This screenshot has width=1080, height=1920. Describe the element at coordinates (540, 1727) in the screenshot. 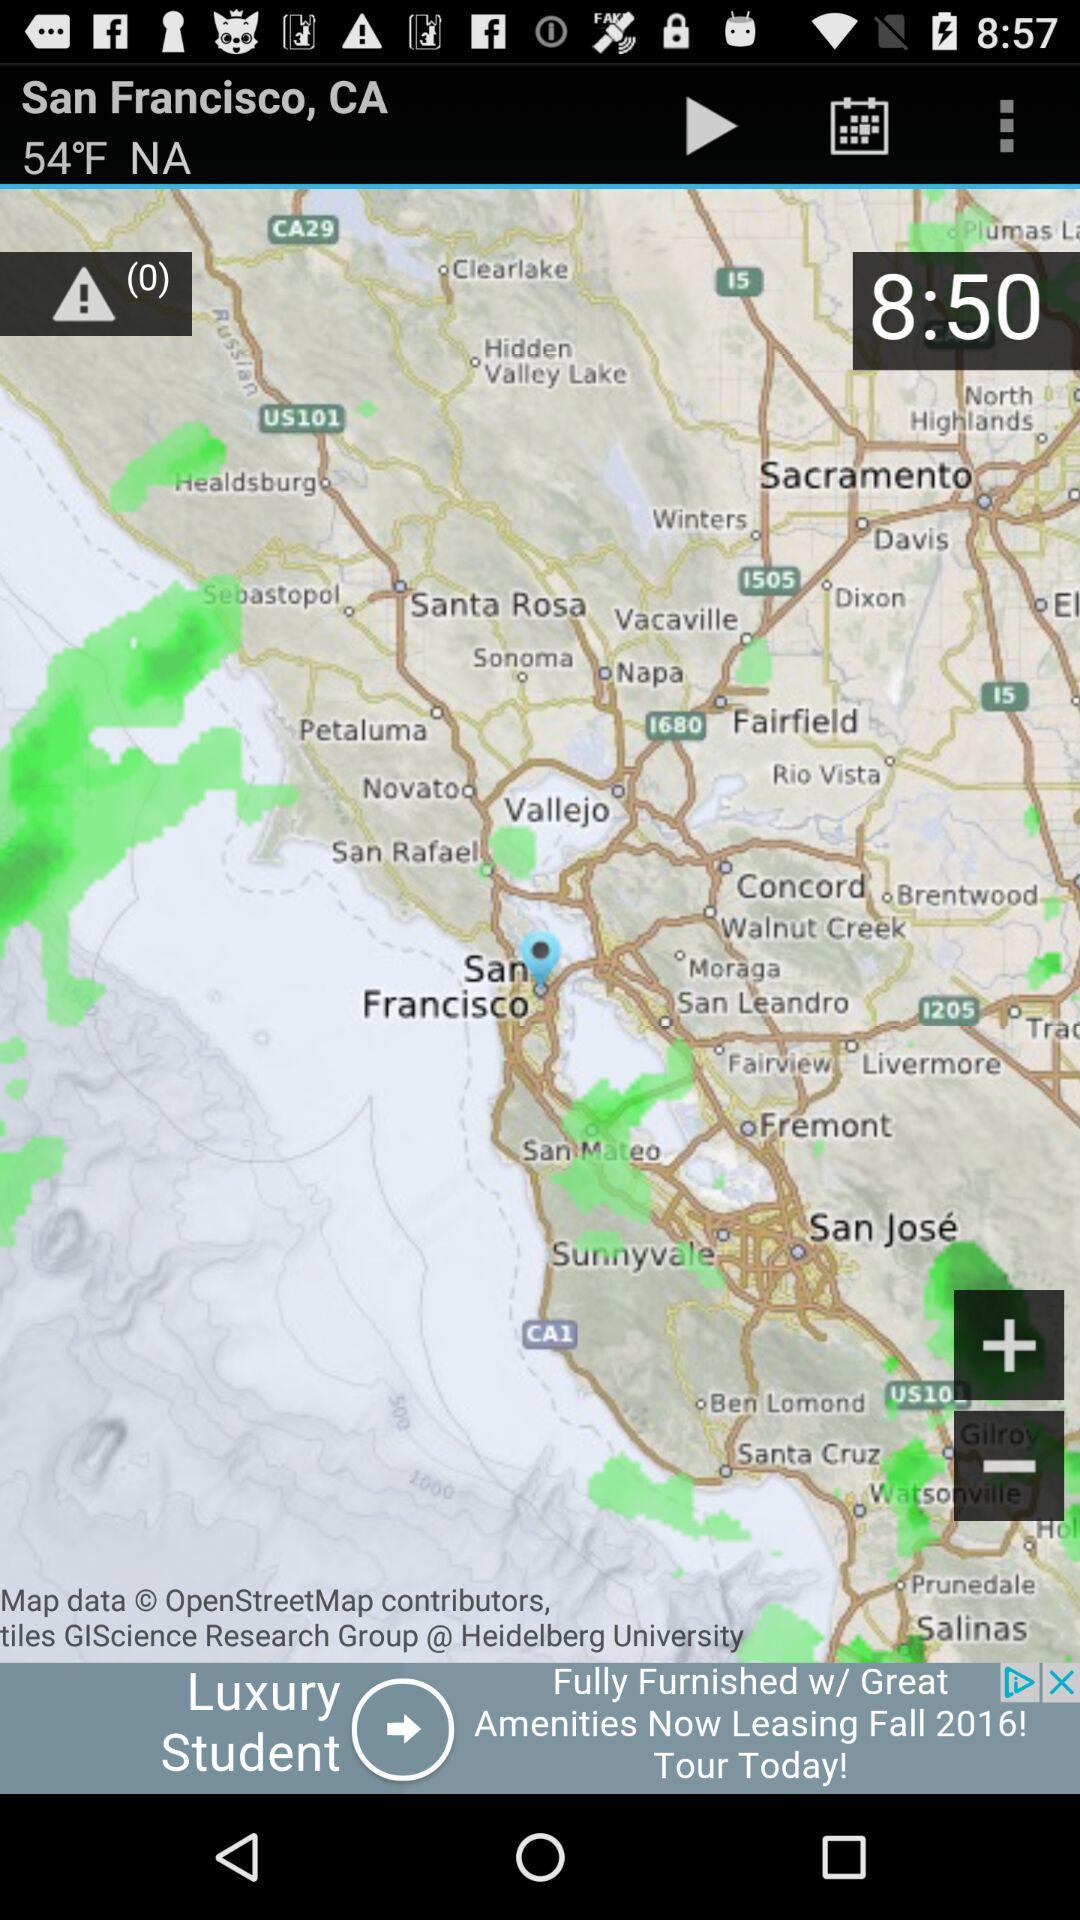

I see `advertisements` at that location.